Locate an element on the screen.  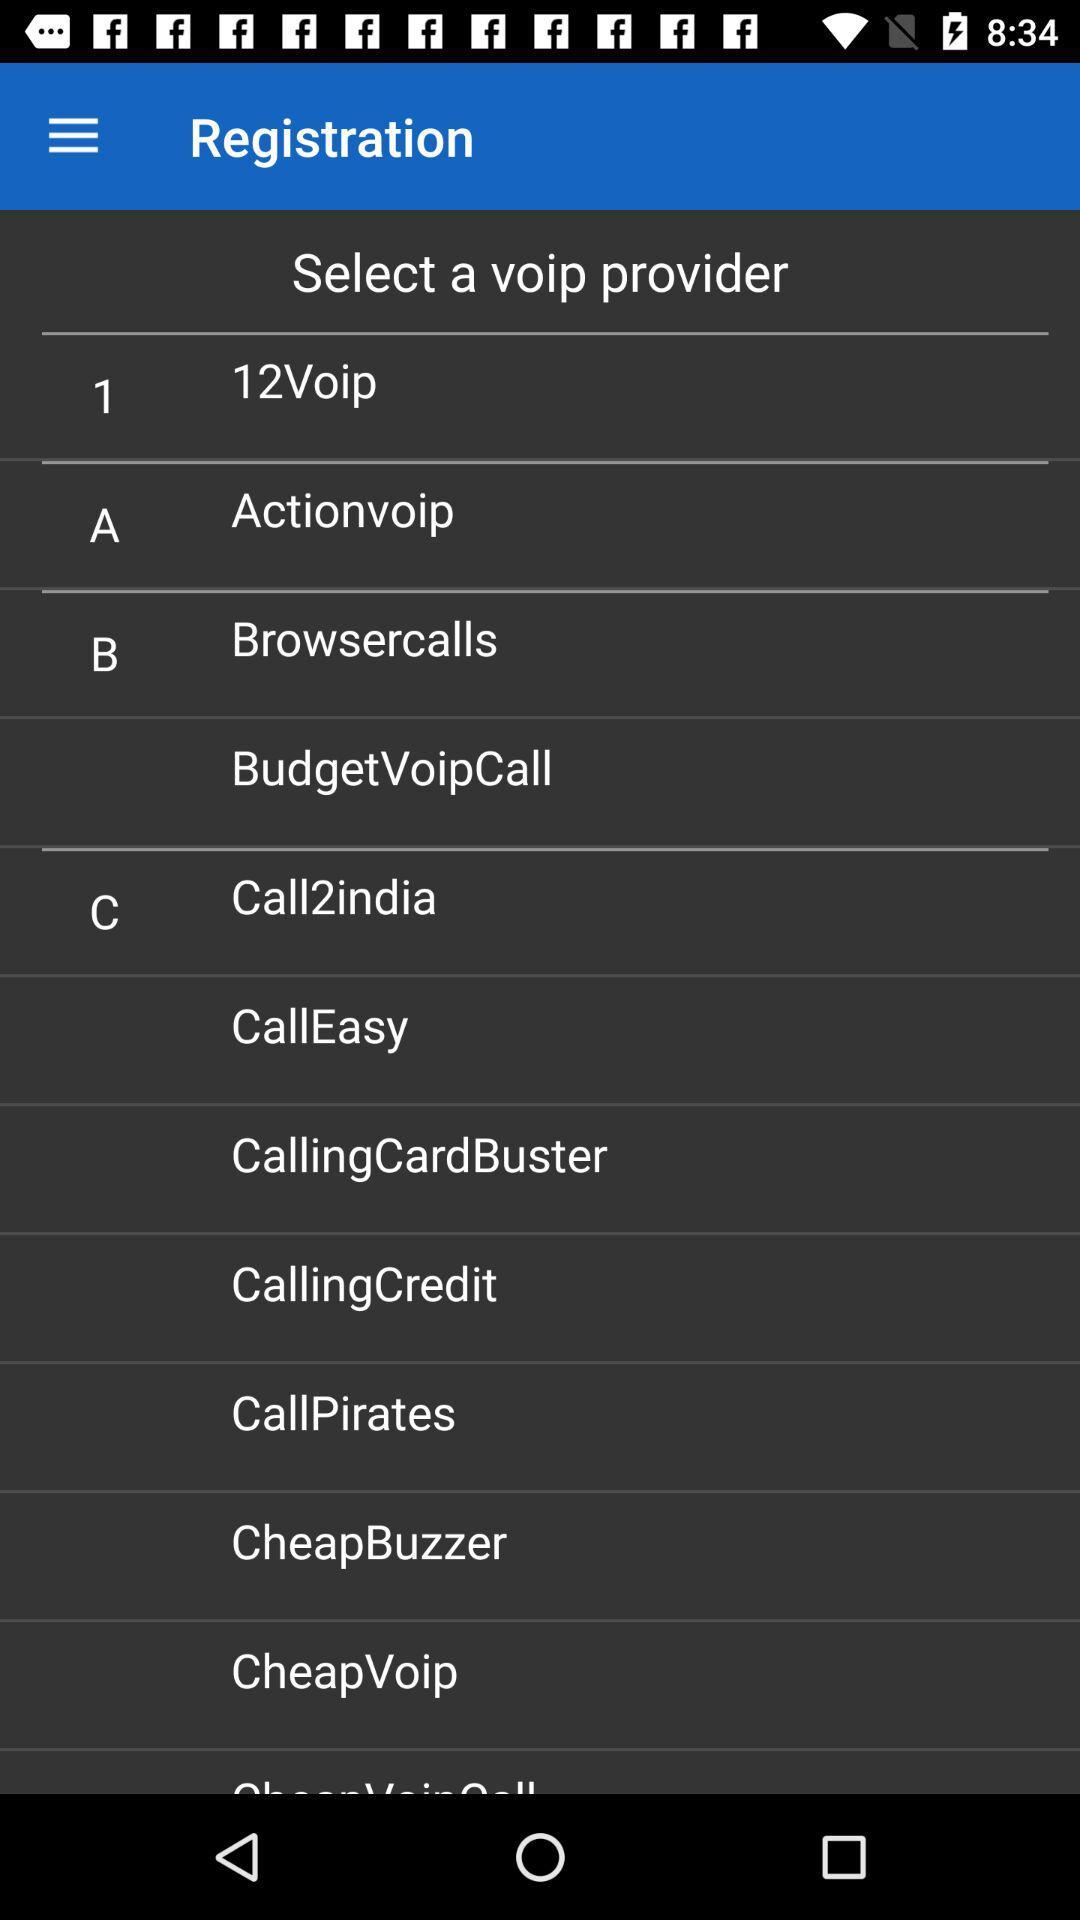
icon below the browsercalls is located at coordinates (399, 765).